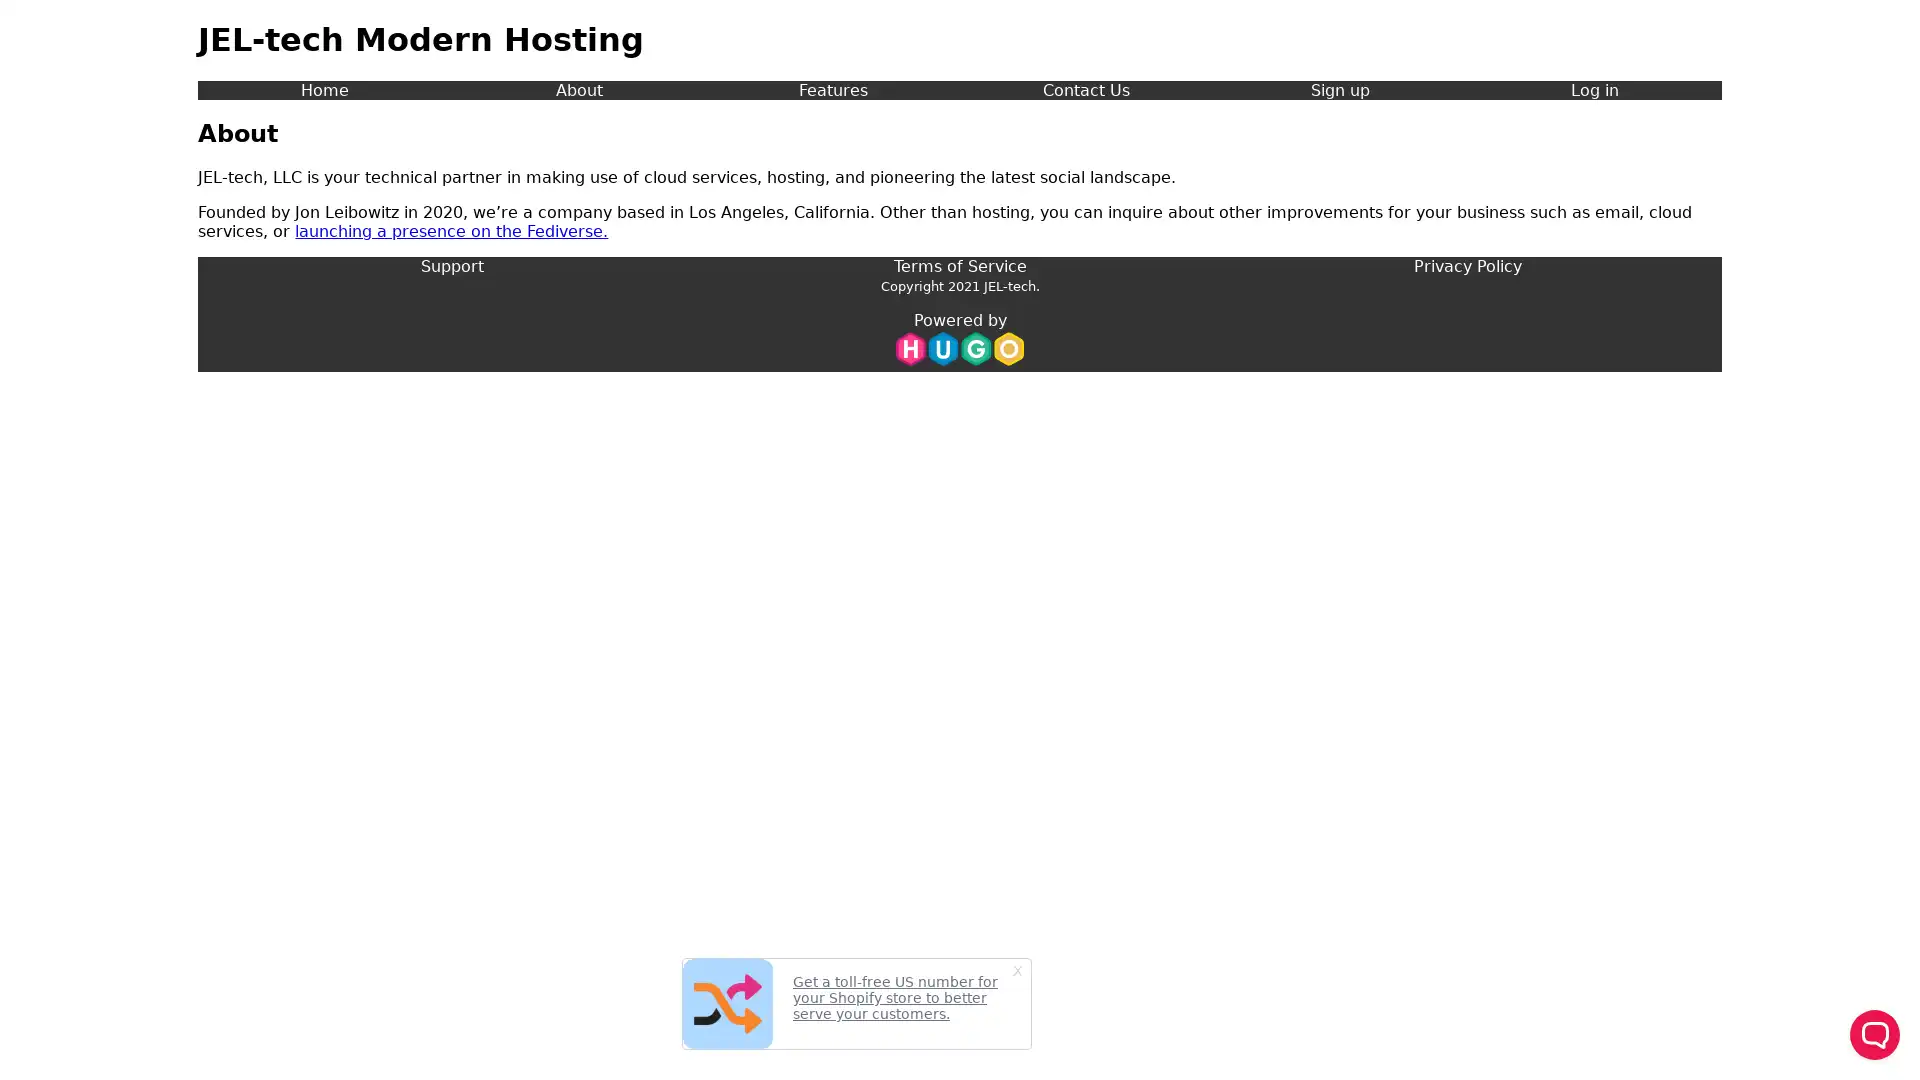 This screenshot has width=1920, height=1080. What do you see at coordinates (1874, 1034) in the screenshot?
I see `Open chat widget` at bounding box center [1874, 1034].